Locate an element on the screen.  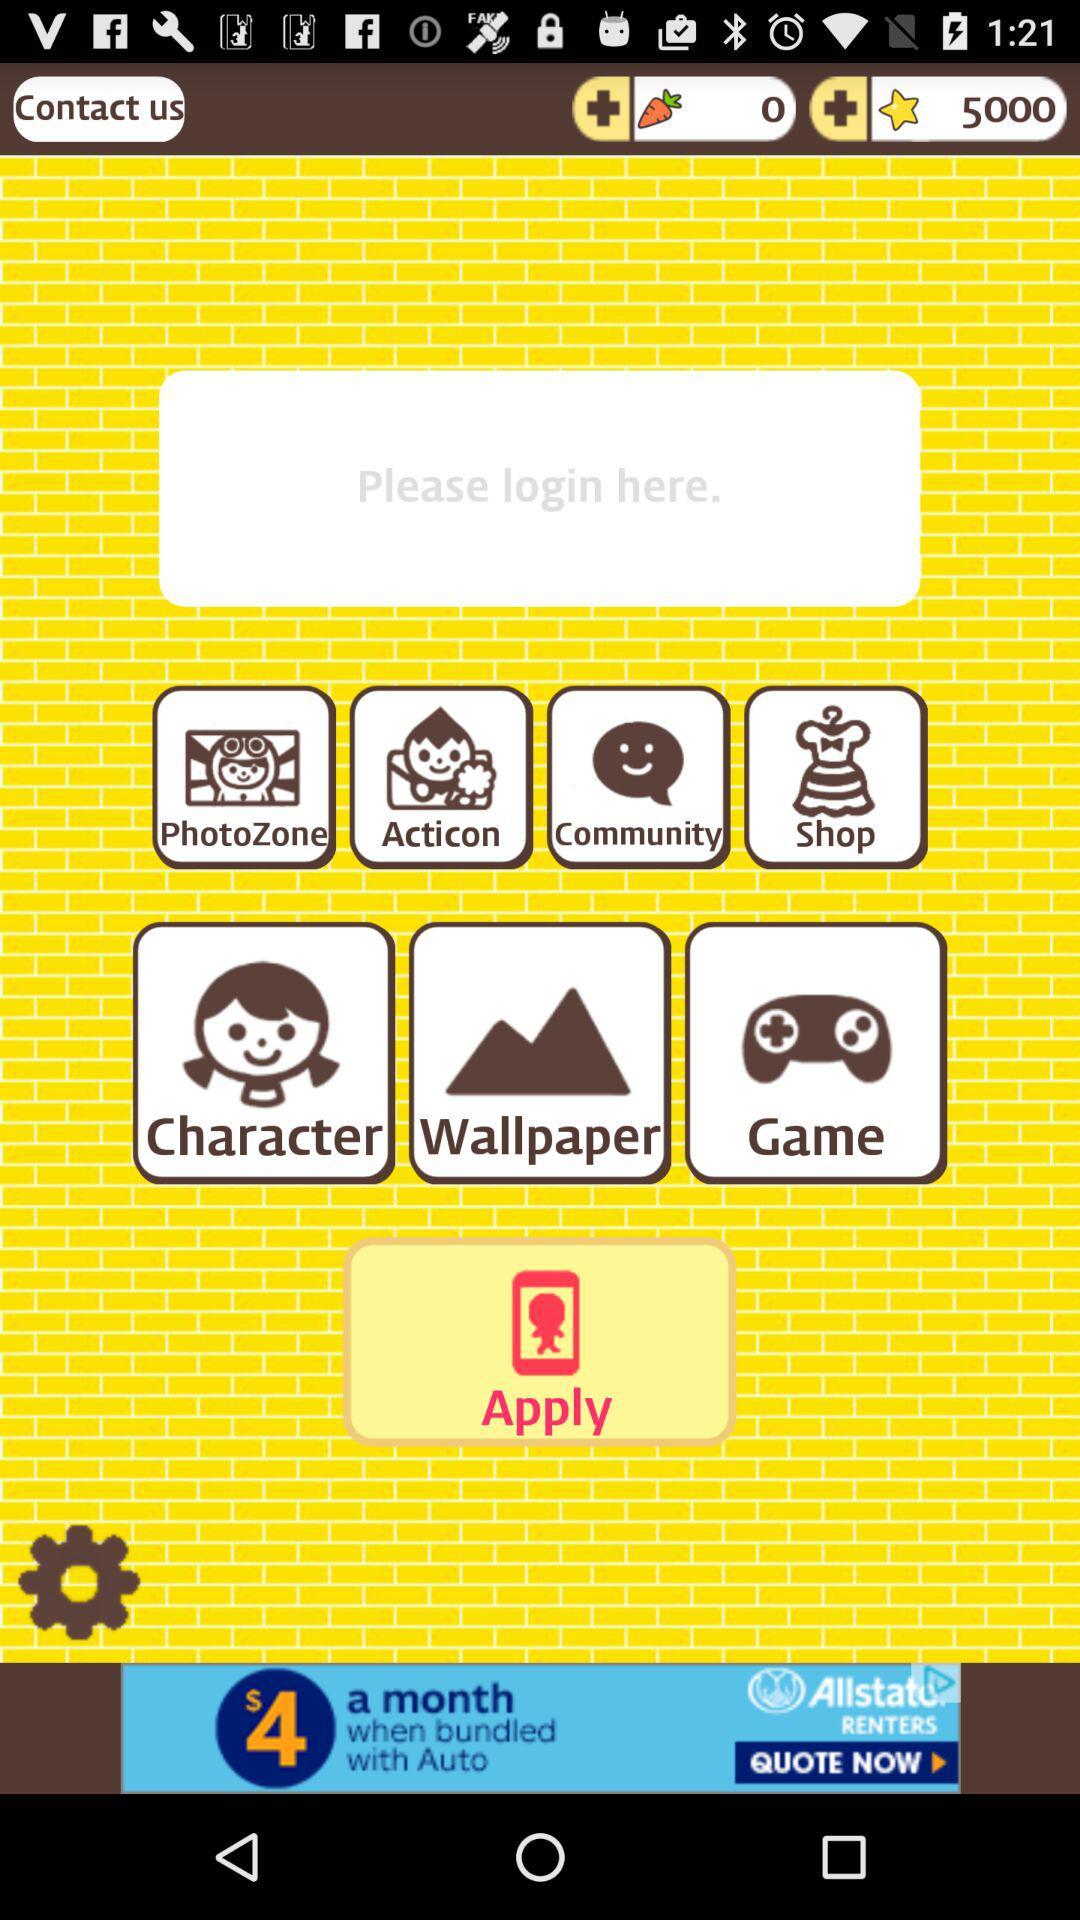
acticon option is located at coordinates (439, 775).